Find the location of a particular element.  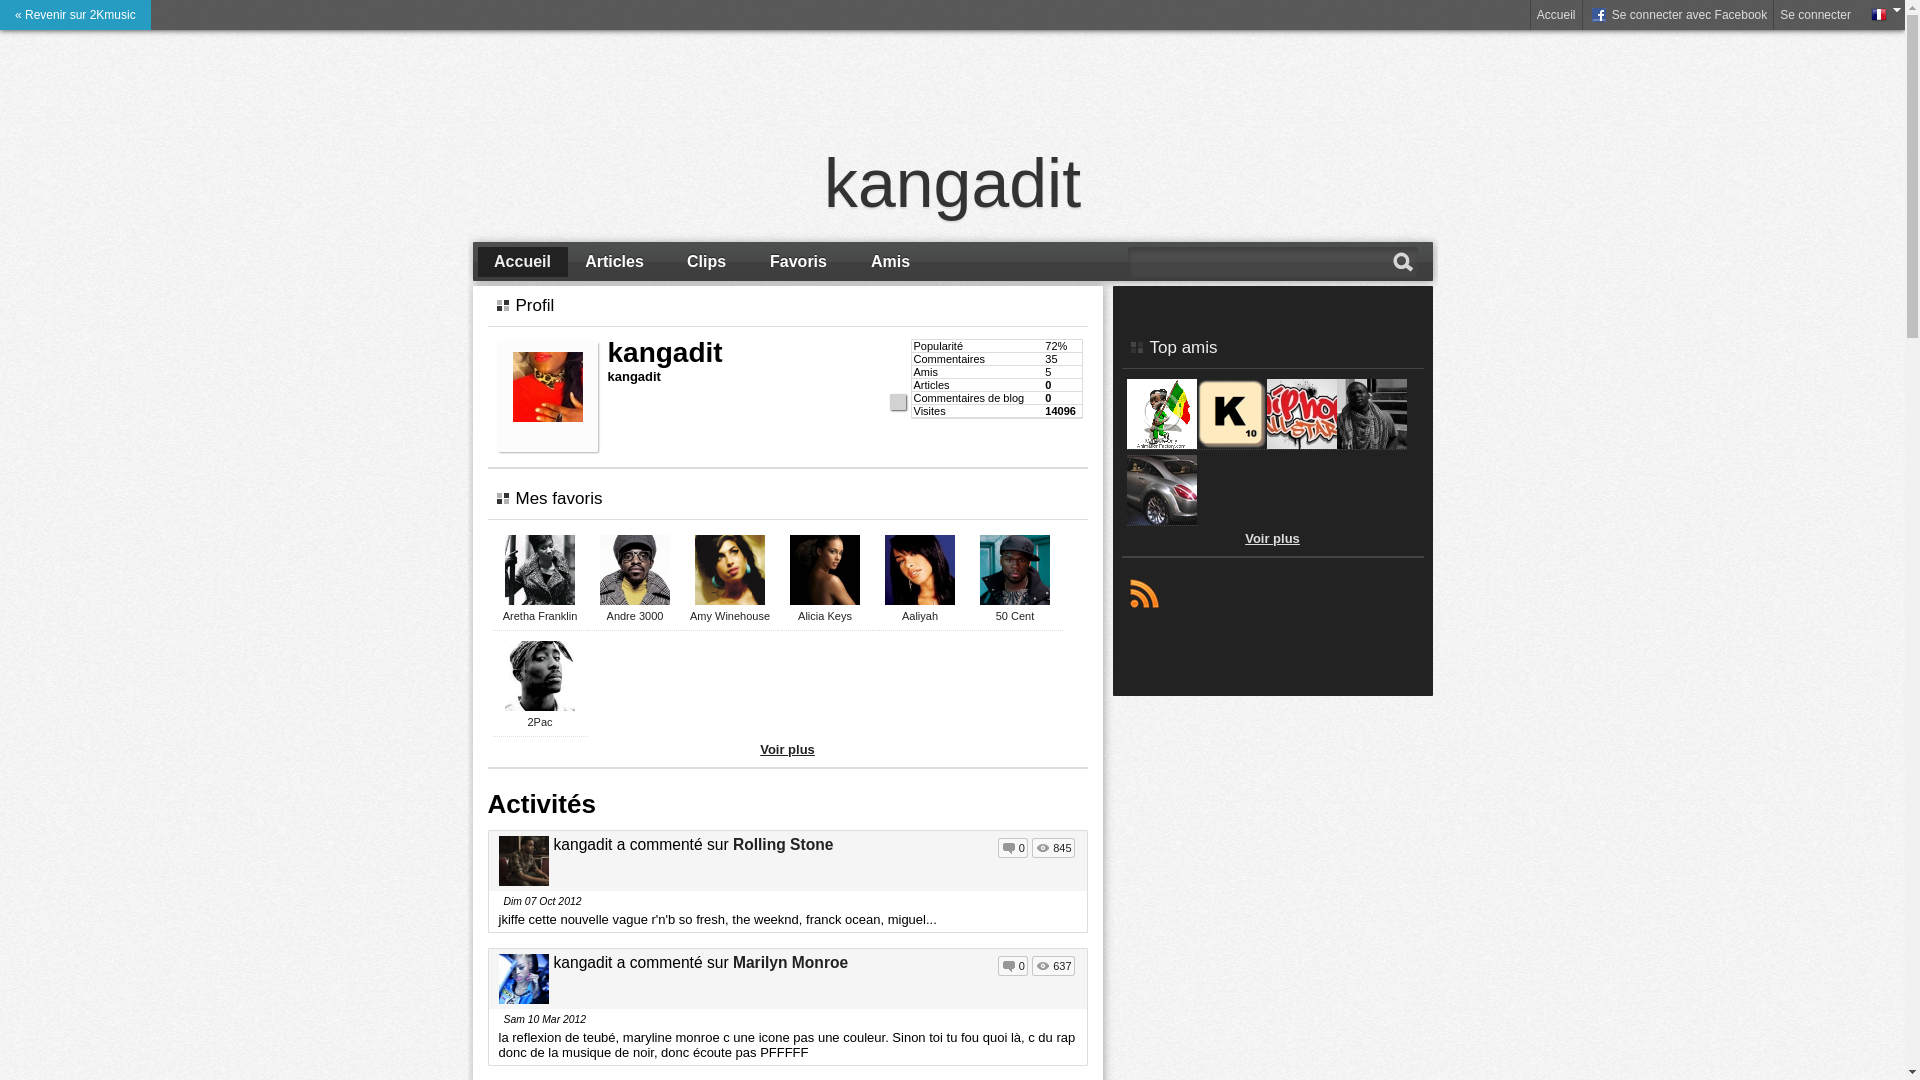

'Alicia Keys' is located at coordinates (825, 615).